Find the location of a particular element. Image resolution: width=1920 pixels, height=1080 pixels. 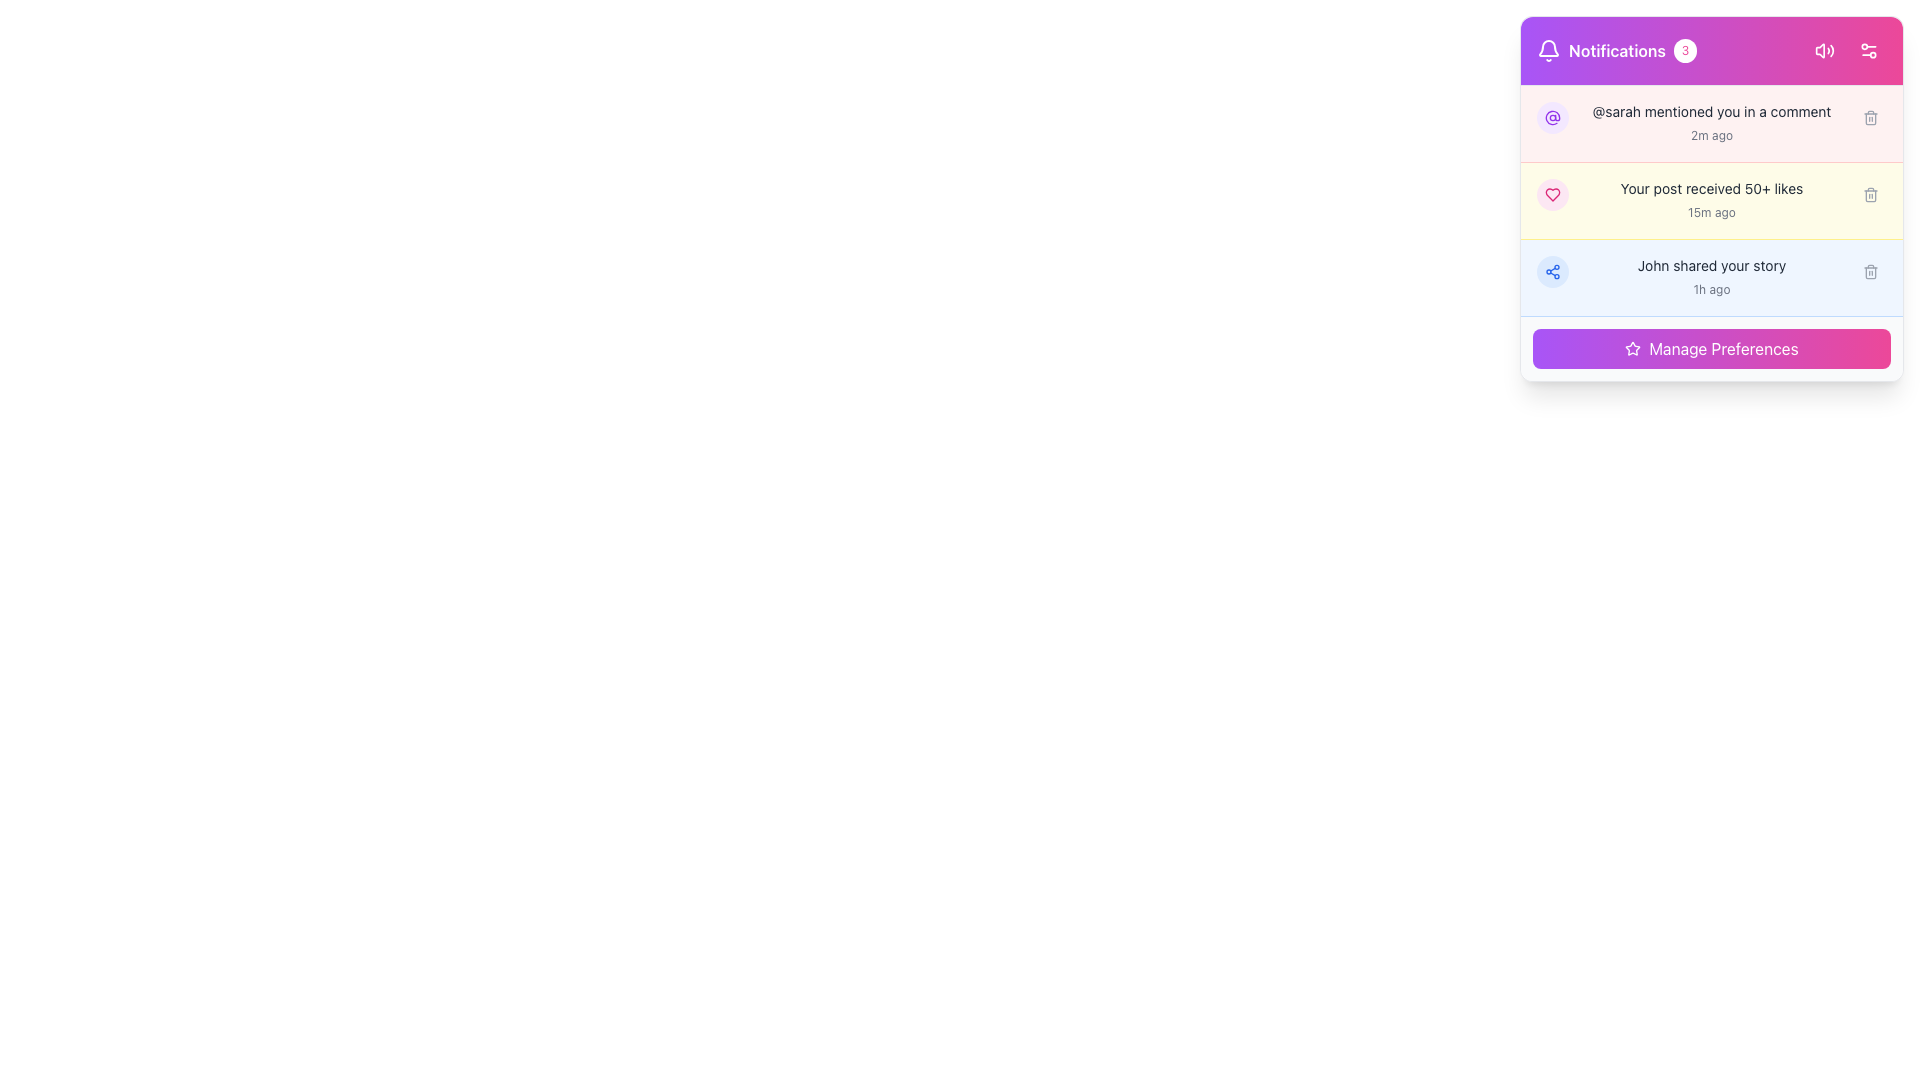

the delete button on the right side of the notification item that shows 'John shared your story' with a light blue background is located at coordinates (1711, 277).